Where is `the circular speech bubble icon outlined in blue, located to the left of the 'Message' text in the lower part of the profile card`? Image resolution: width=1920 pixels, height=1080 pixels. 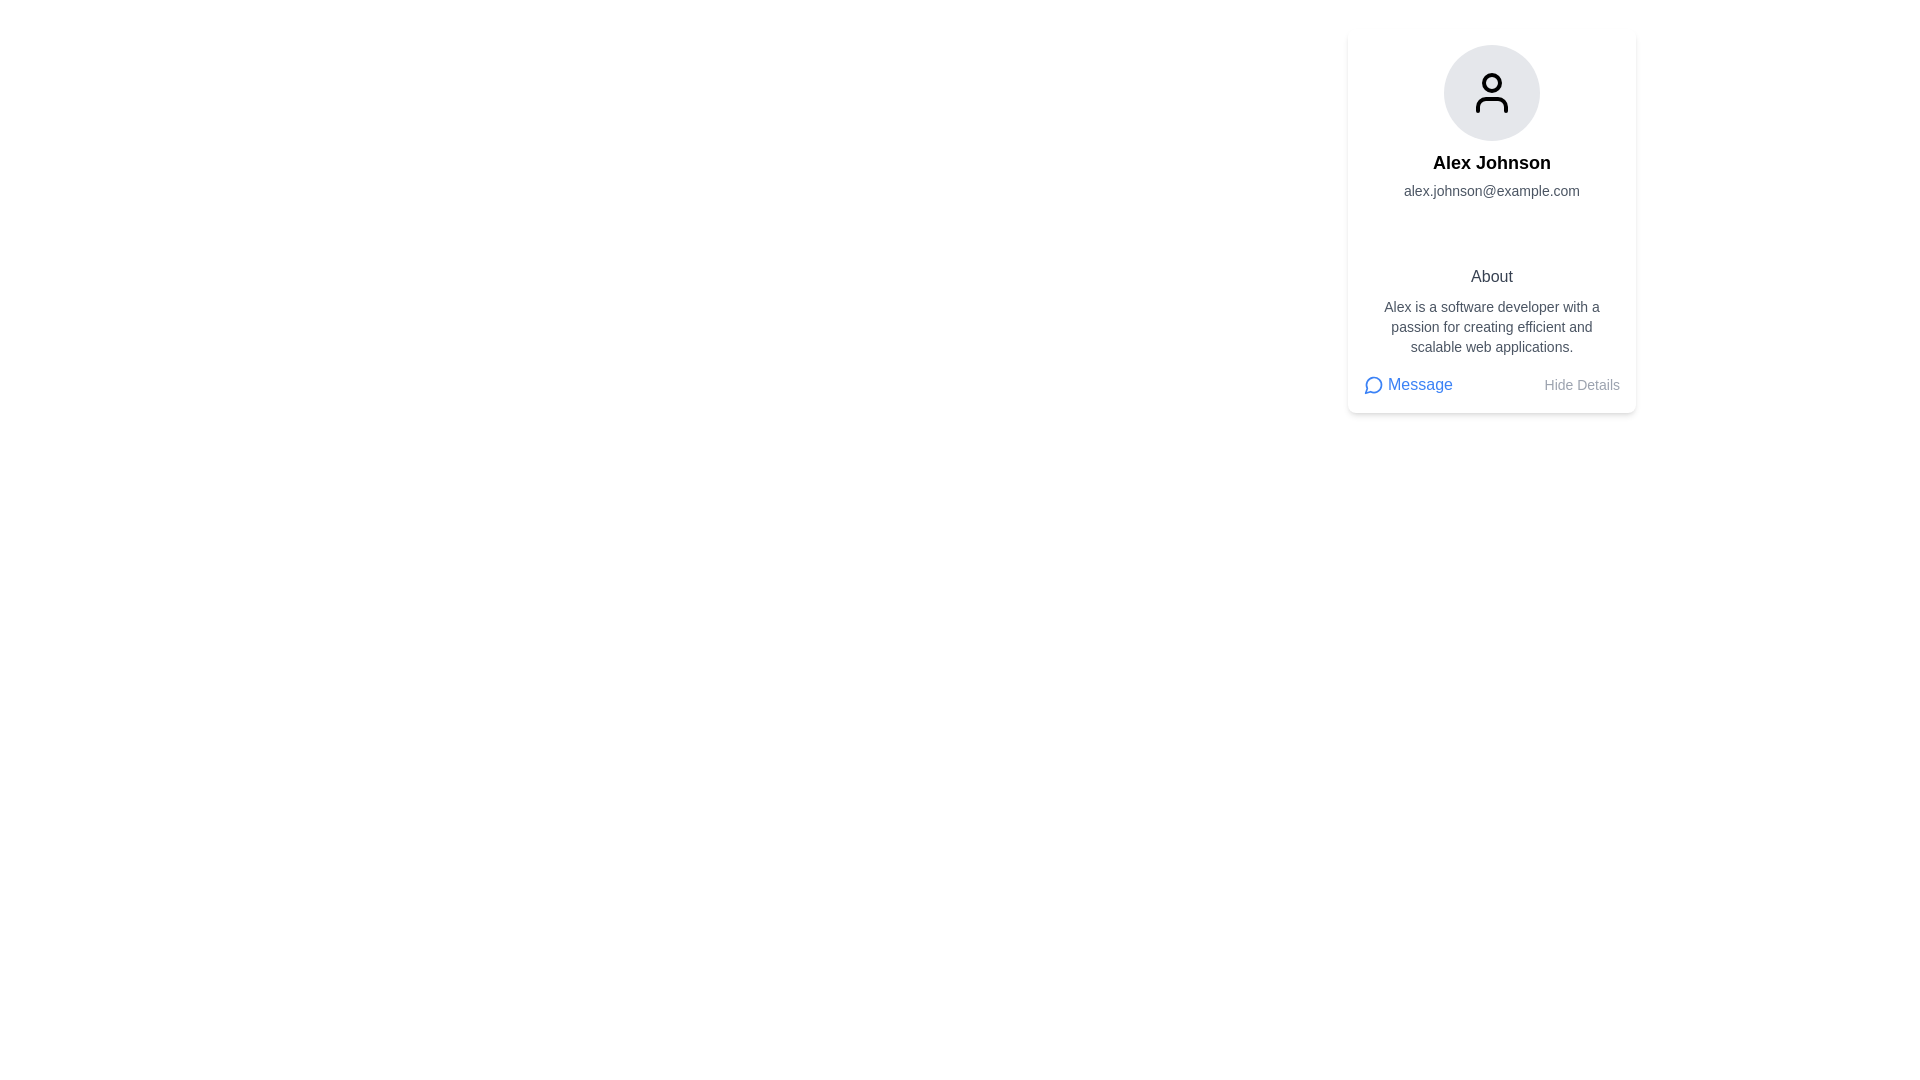
the circular speech bubble icon outlined in blue, located to the left of the 'Message' text in the lower part of the profile card is located at coordinates (1372, 385).